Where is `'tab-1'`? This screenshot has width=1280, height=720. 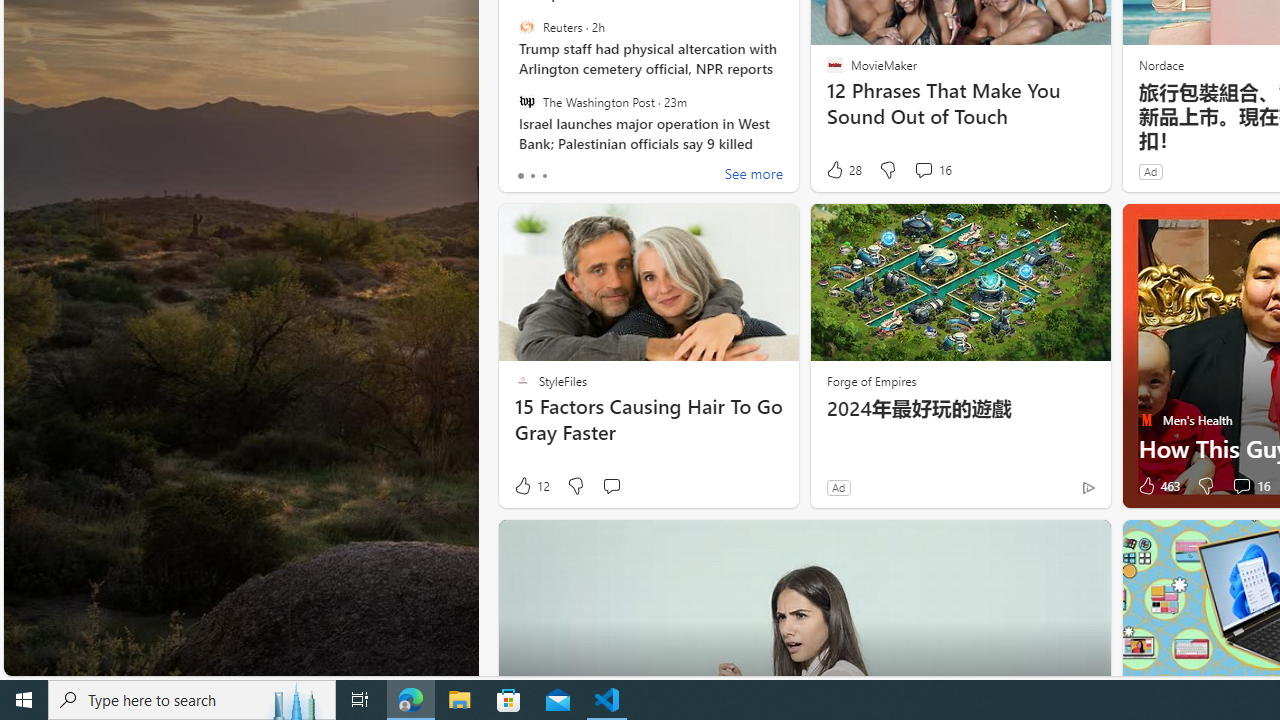
'tab-1' is located at coordinates (532, 175).